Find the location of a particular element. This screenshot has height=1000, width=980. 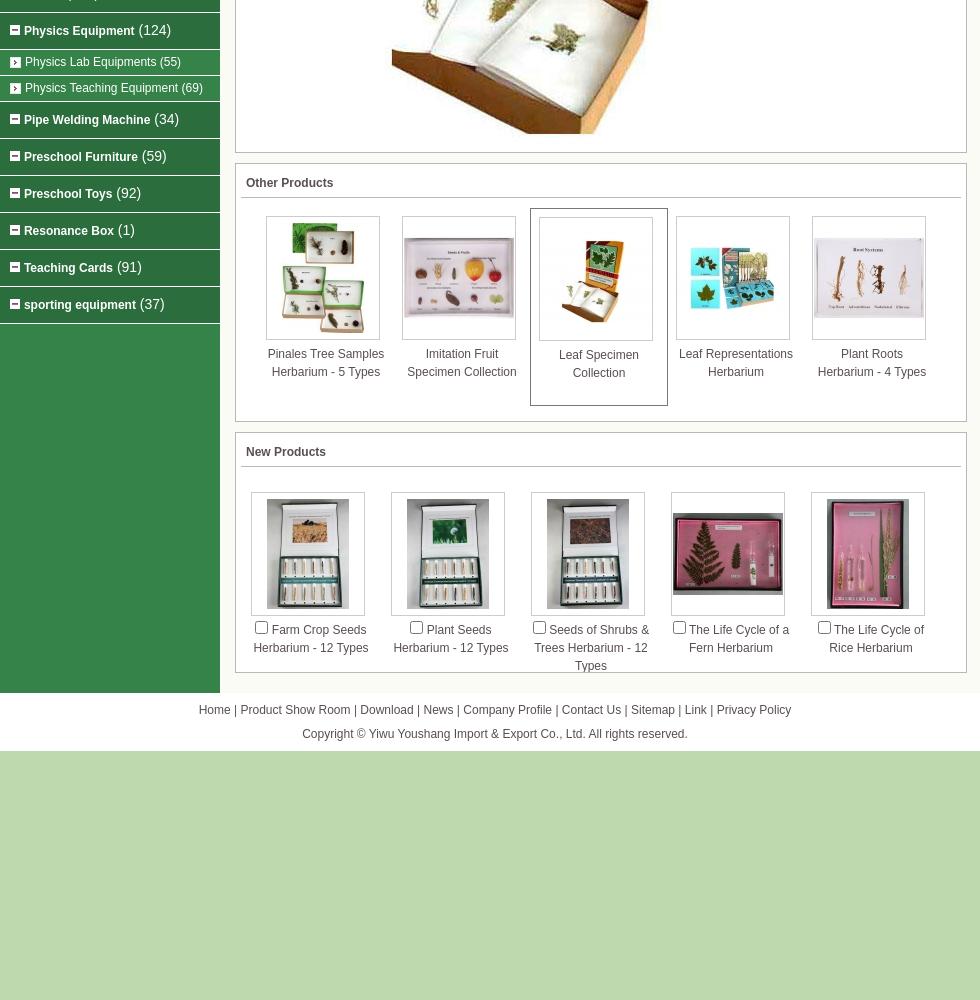

'Plant Seeds Herbarium - 12 Types' is located at coordinates (450, 638).